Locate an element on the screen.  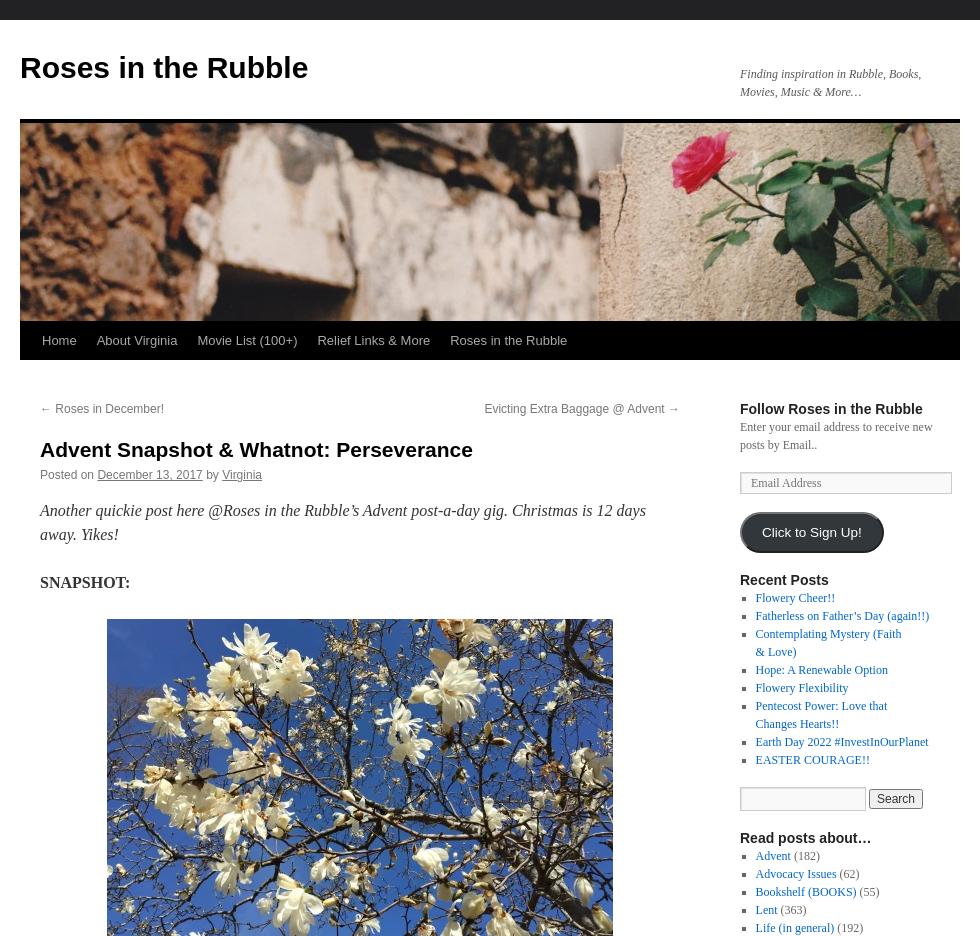
'(192)' is located at coordinates (848, 928).